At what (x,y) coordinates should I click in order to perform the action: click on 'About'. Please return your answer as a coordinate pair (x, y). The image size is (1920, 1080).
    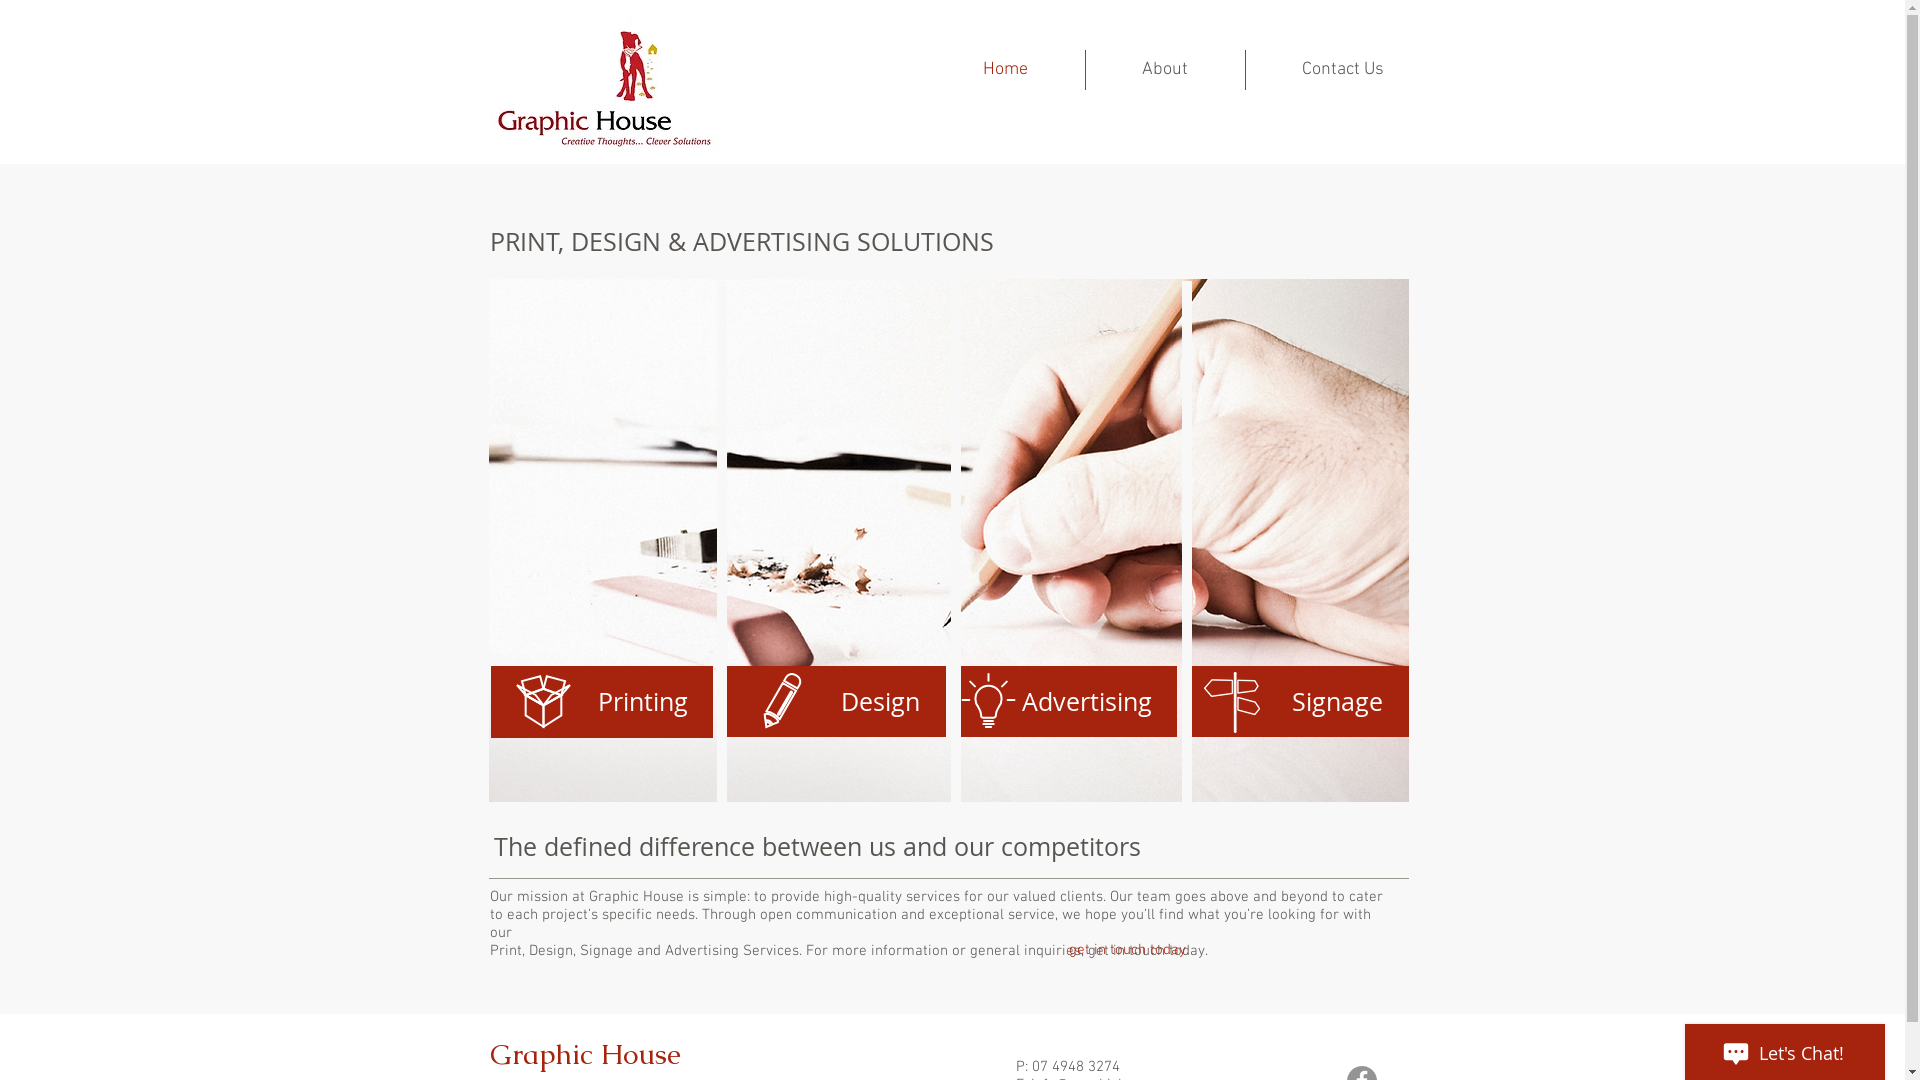
    Looking at the image, I should click on (1165, 68).